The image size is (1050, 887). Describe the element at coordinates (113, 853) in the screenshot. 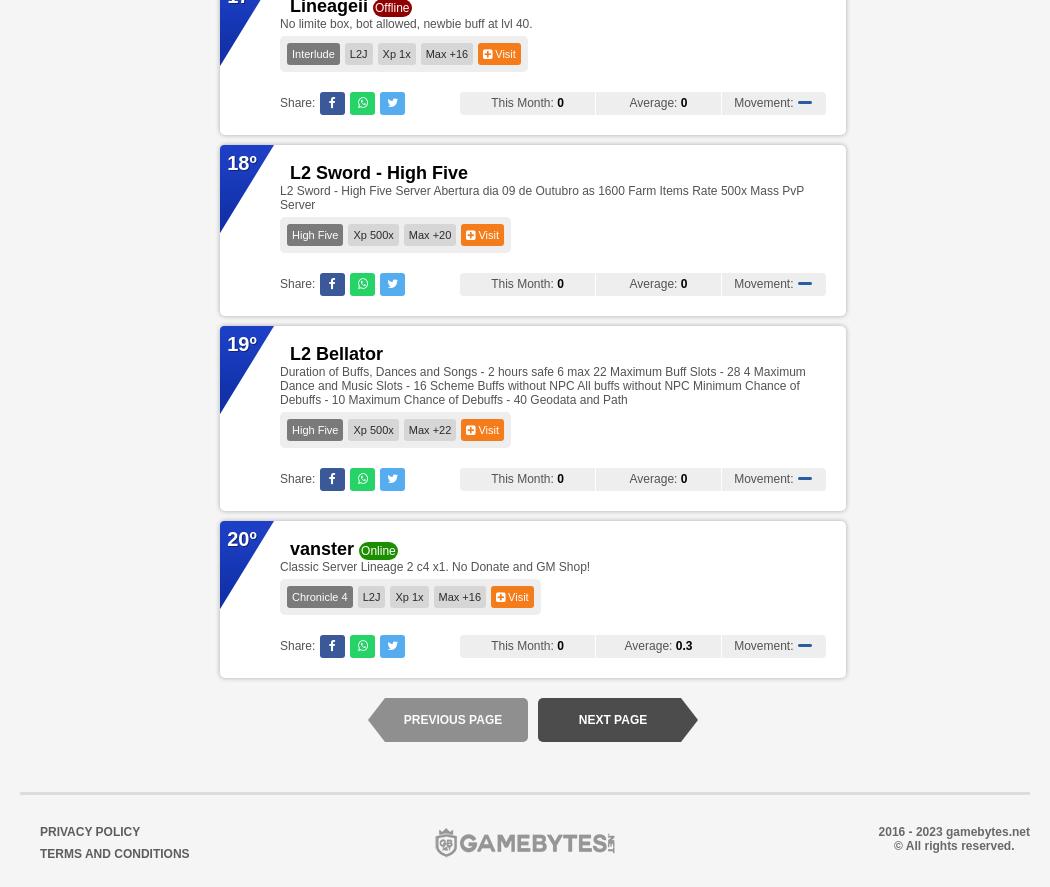

I see `'Terms and Conditions'` at that location.